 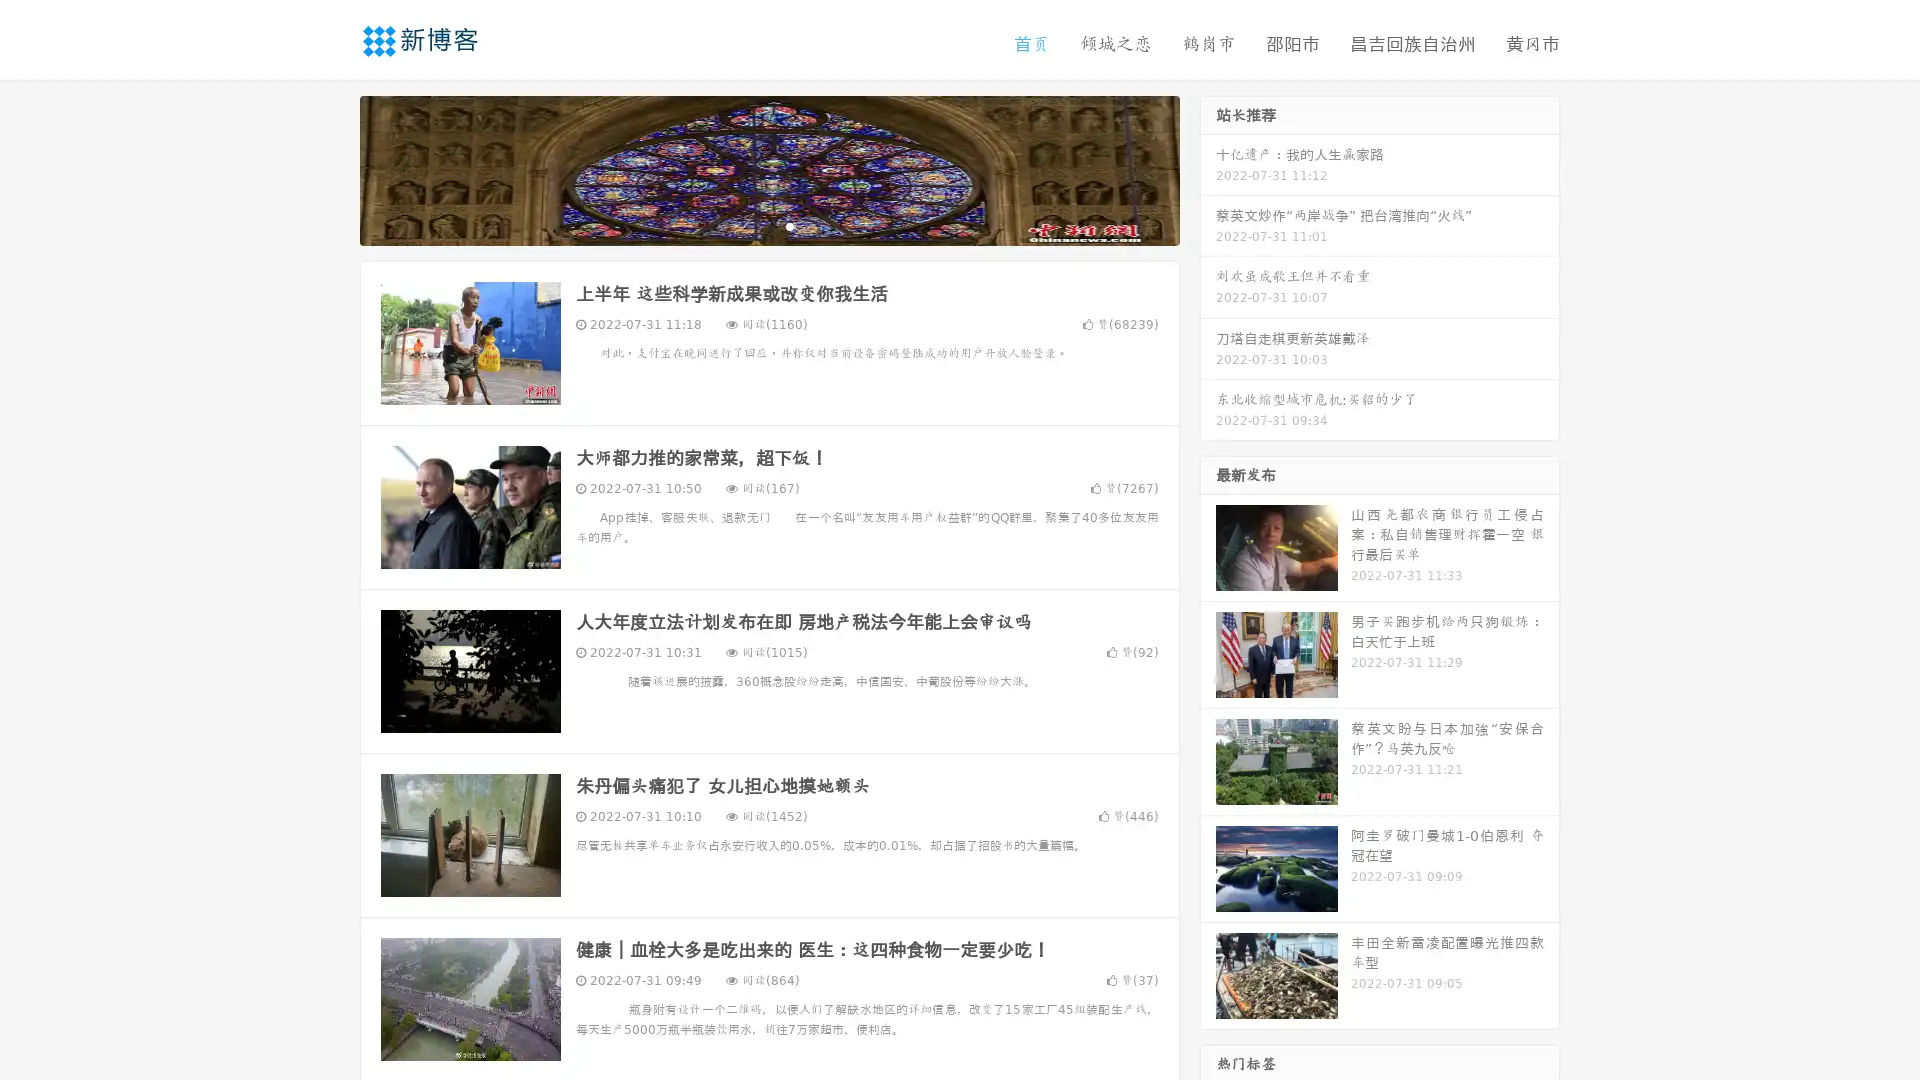 What do you see at coordinates (768, 225) in the screenshot?
I see `Go to slide 2` at bounding box center [768, 225].